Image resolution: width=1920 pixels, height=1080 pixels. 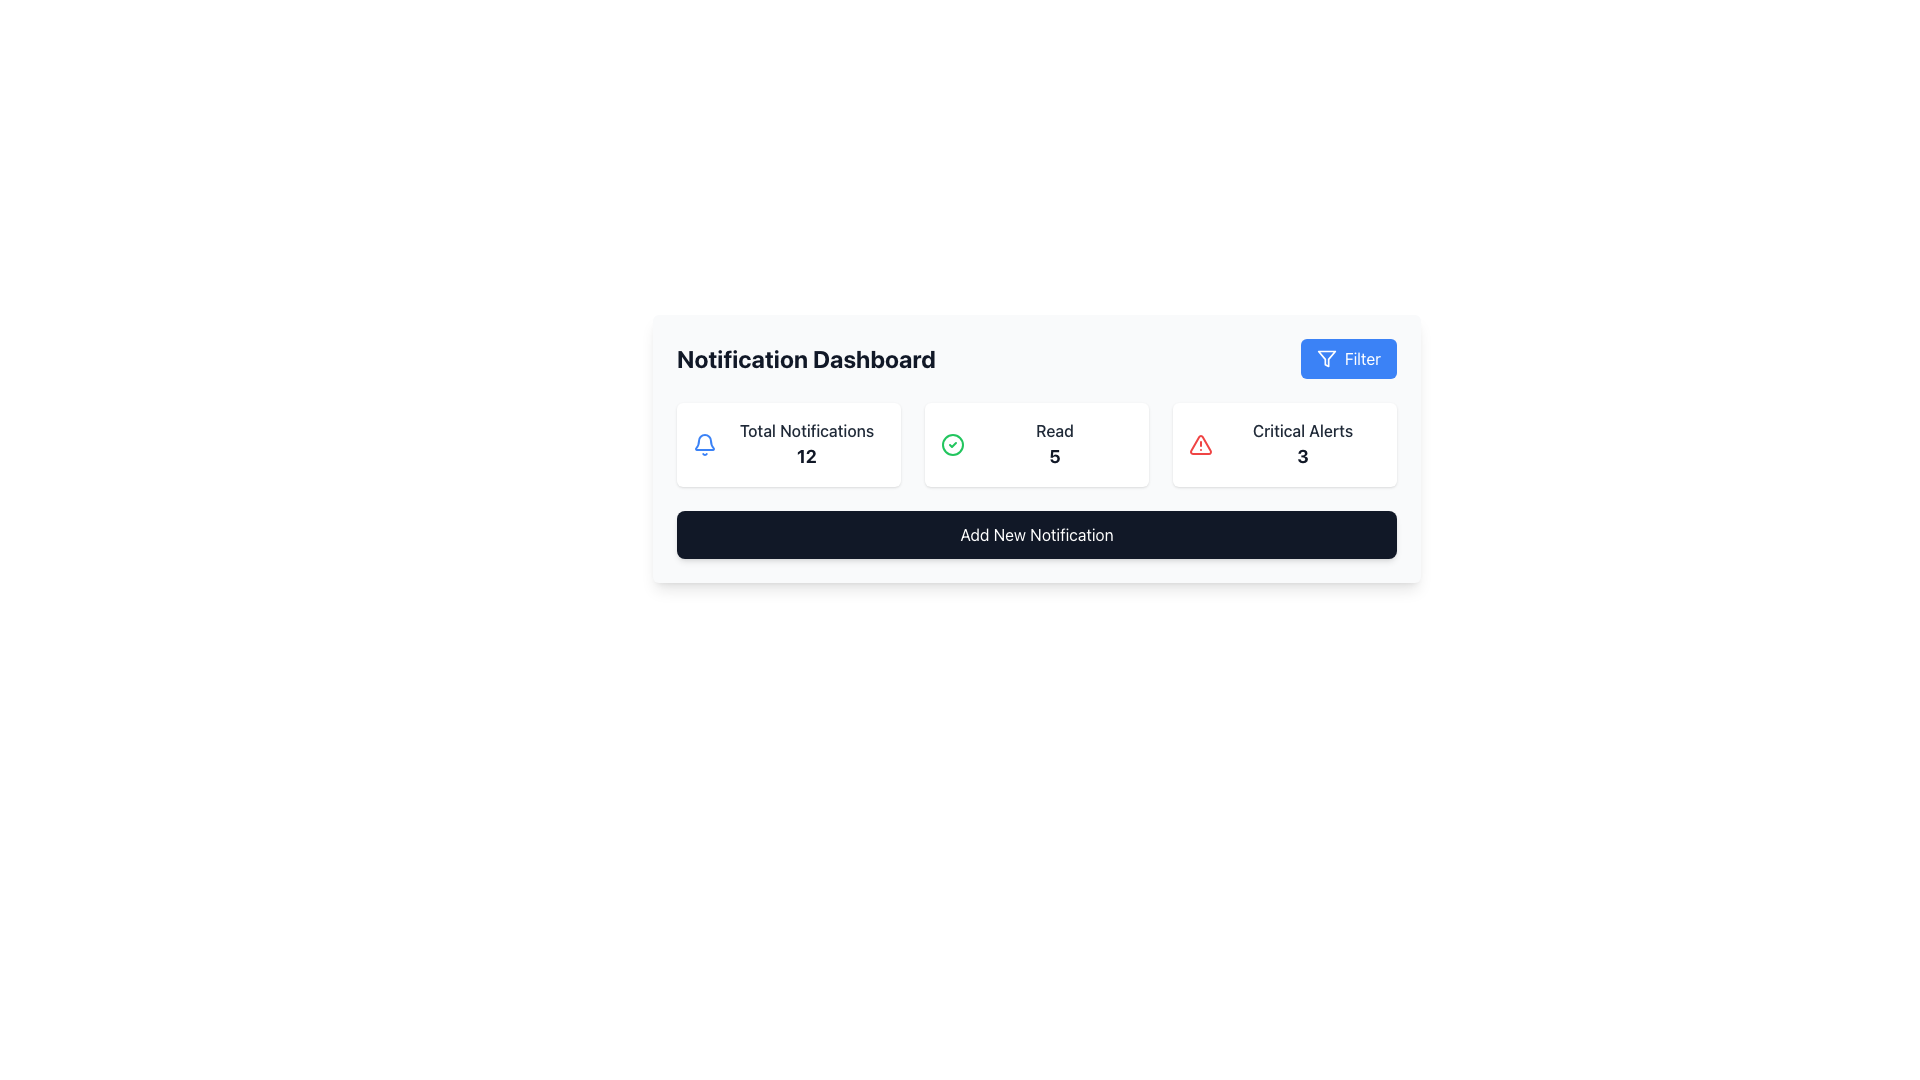 I want to click on the static informational display element that shows the total number of notifications, located under the 'Notification Dashboard' heading in the first column of the grid layout, so click(x=787, y=443).